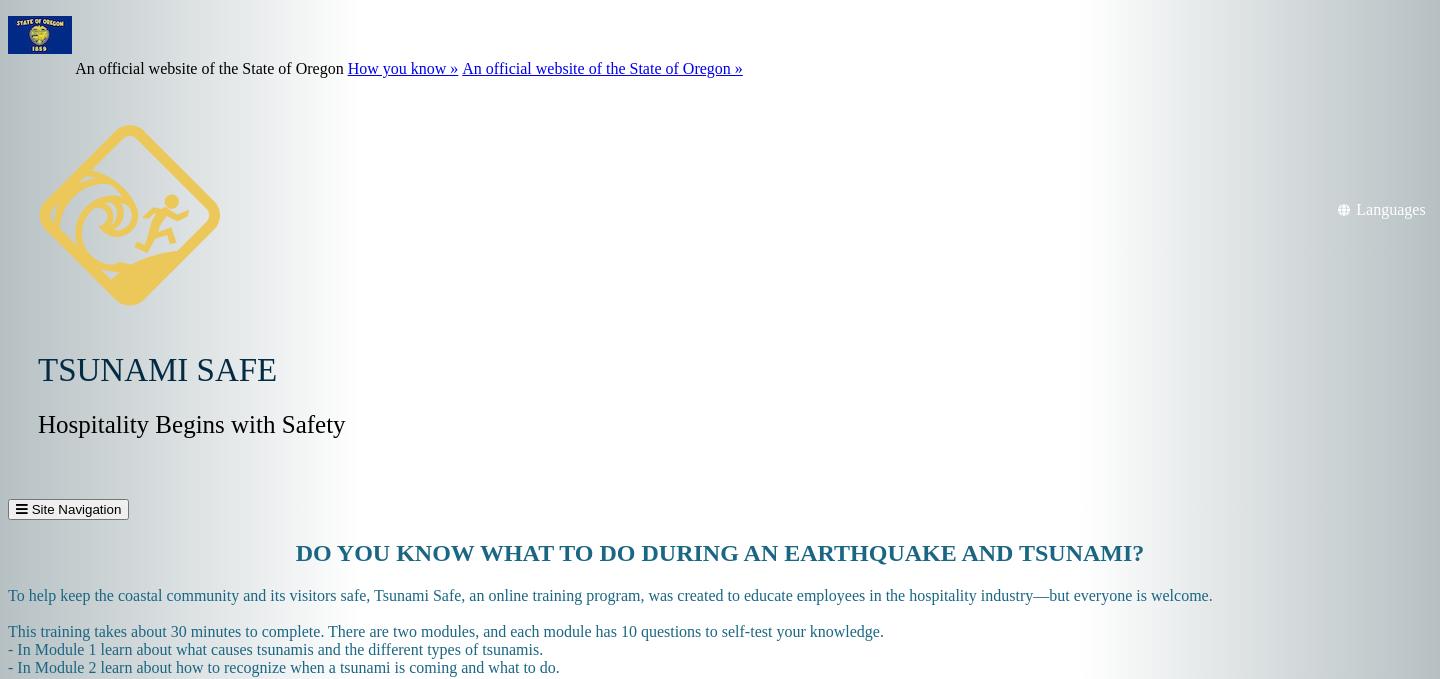 The height and width of the screenshot is (679, 1440). Describe the element at coordinates (75, 68) in the screenshot. I see `'An official website of the State of Oregon'` at that location.